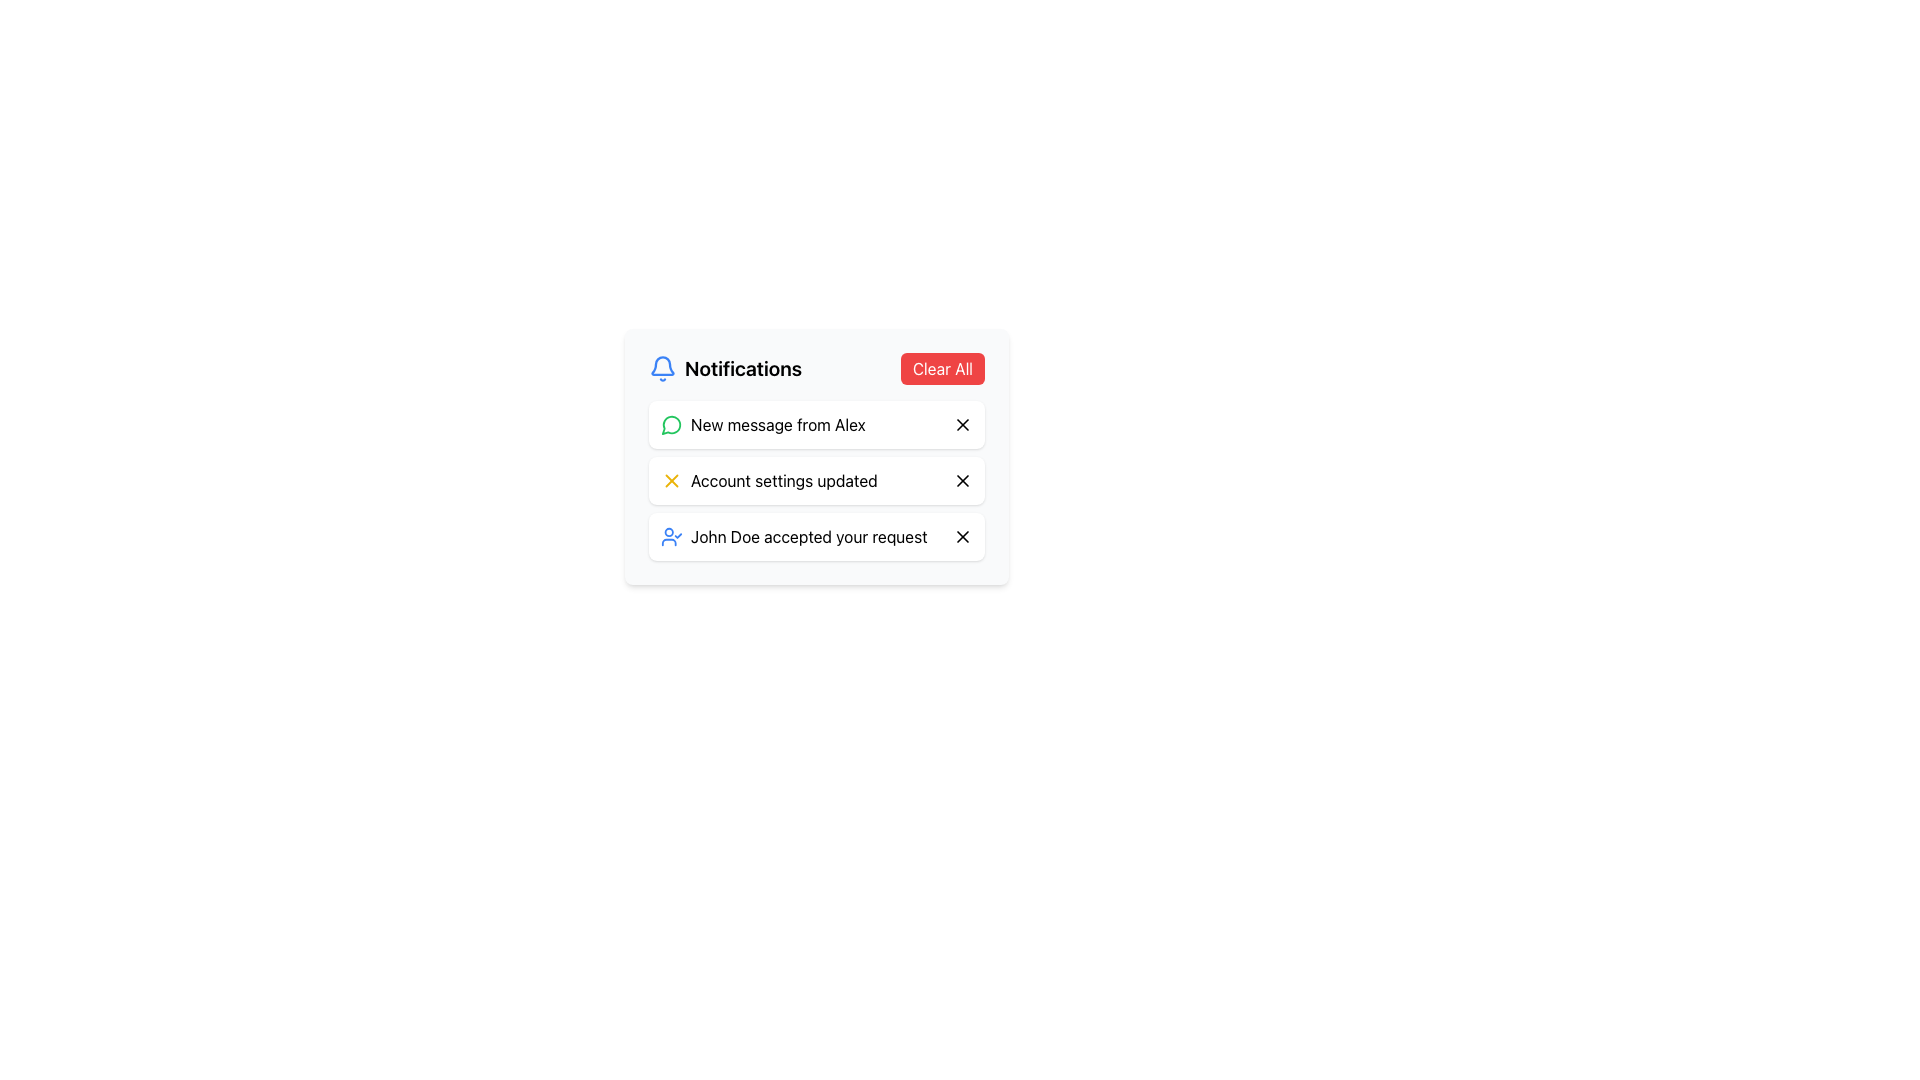 This screenshot has height=1080, width=1920. What do you see at coordinates (672, 481) in the screenshot?
I see `the yellow 'X' icon button located to the right of the notification message 'Account settings updated'` at bounding box center [672, 481].